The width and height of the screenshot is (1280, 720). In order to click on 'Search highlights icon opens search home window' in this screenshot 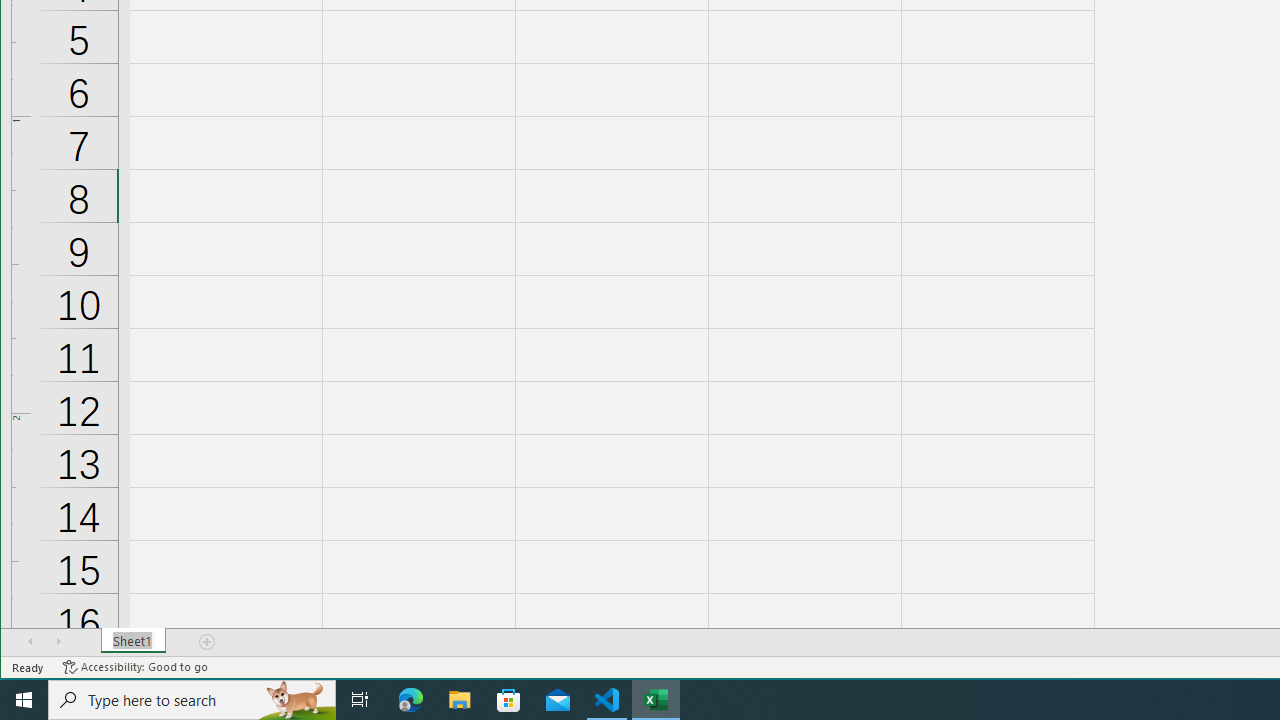, I will do `click(294, 698)`.